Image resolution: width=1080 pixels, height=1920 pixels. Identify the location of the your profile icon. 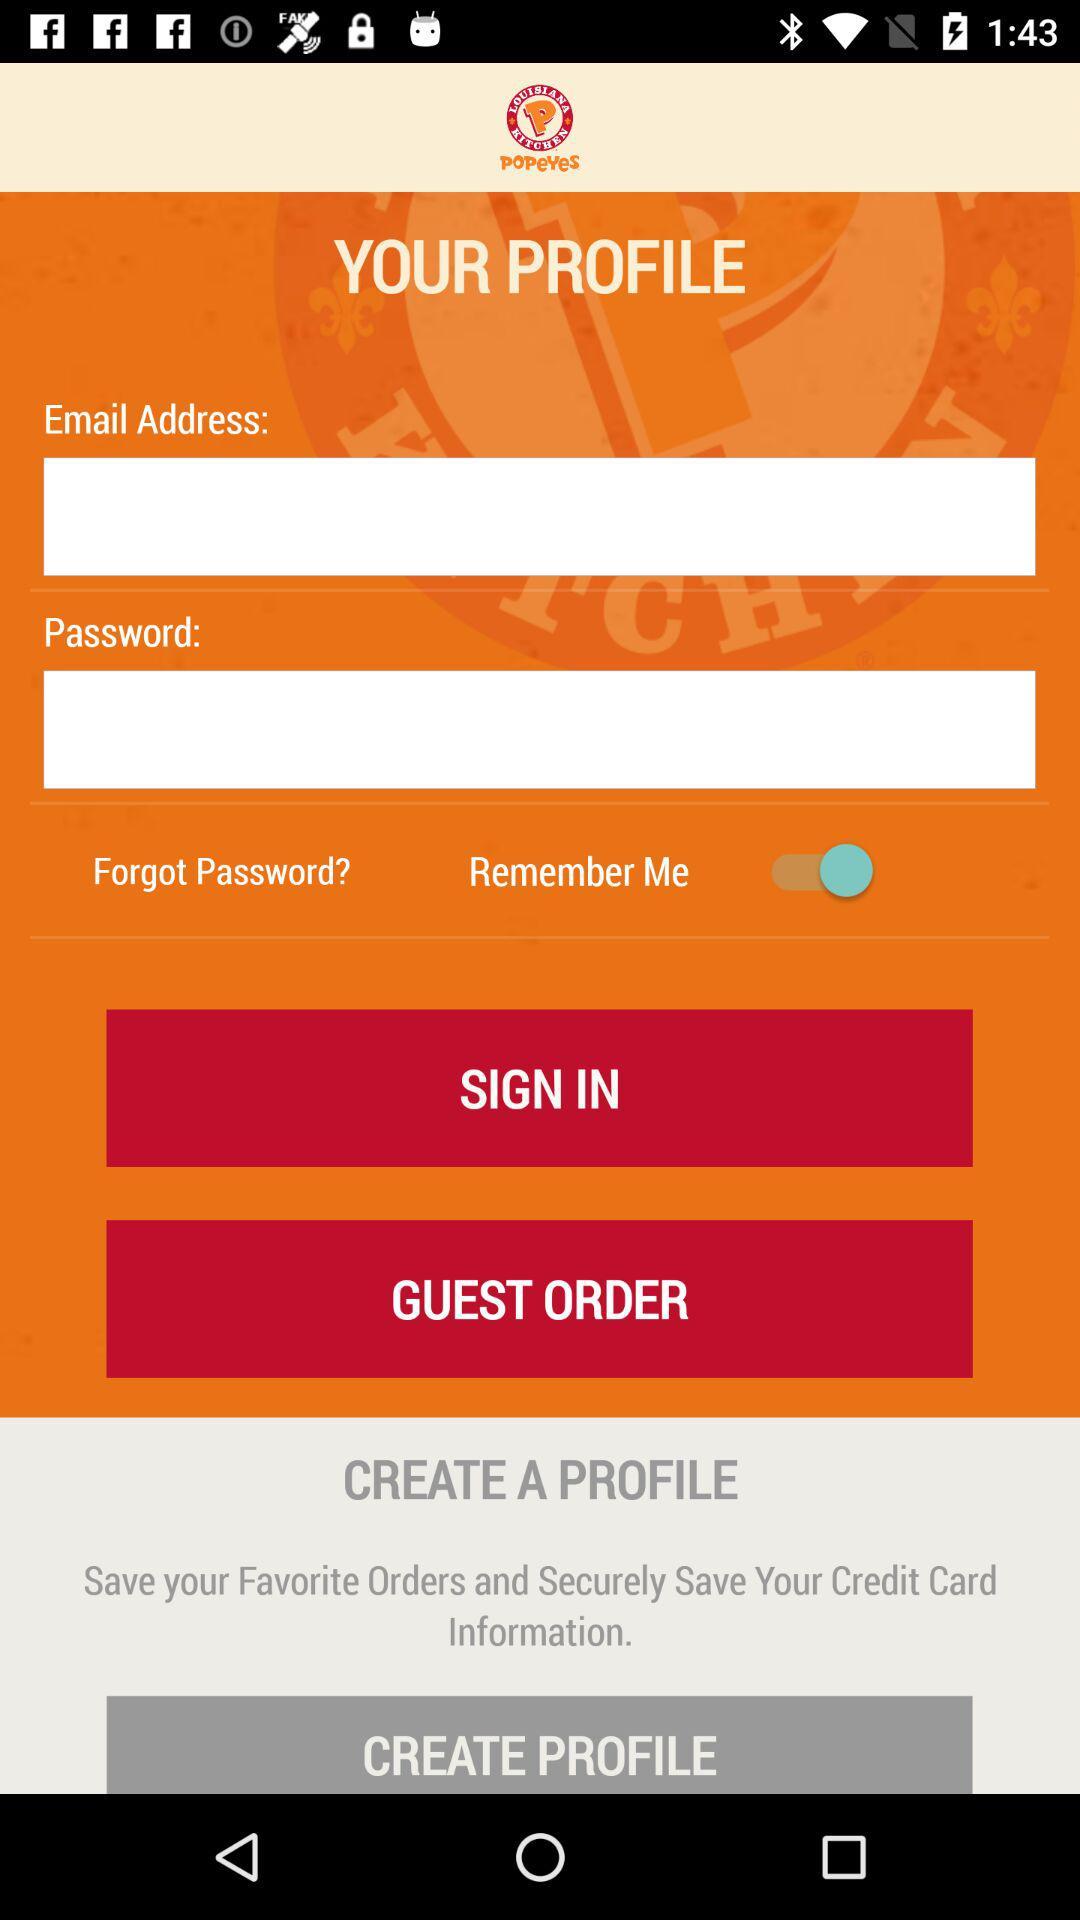
(538, 264).